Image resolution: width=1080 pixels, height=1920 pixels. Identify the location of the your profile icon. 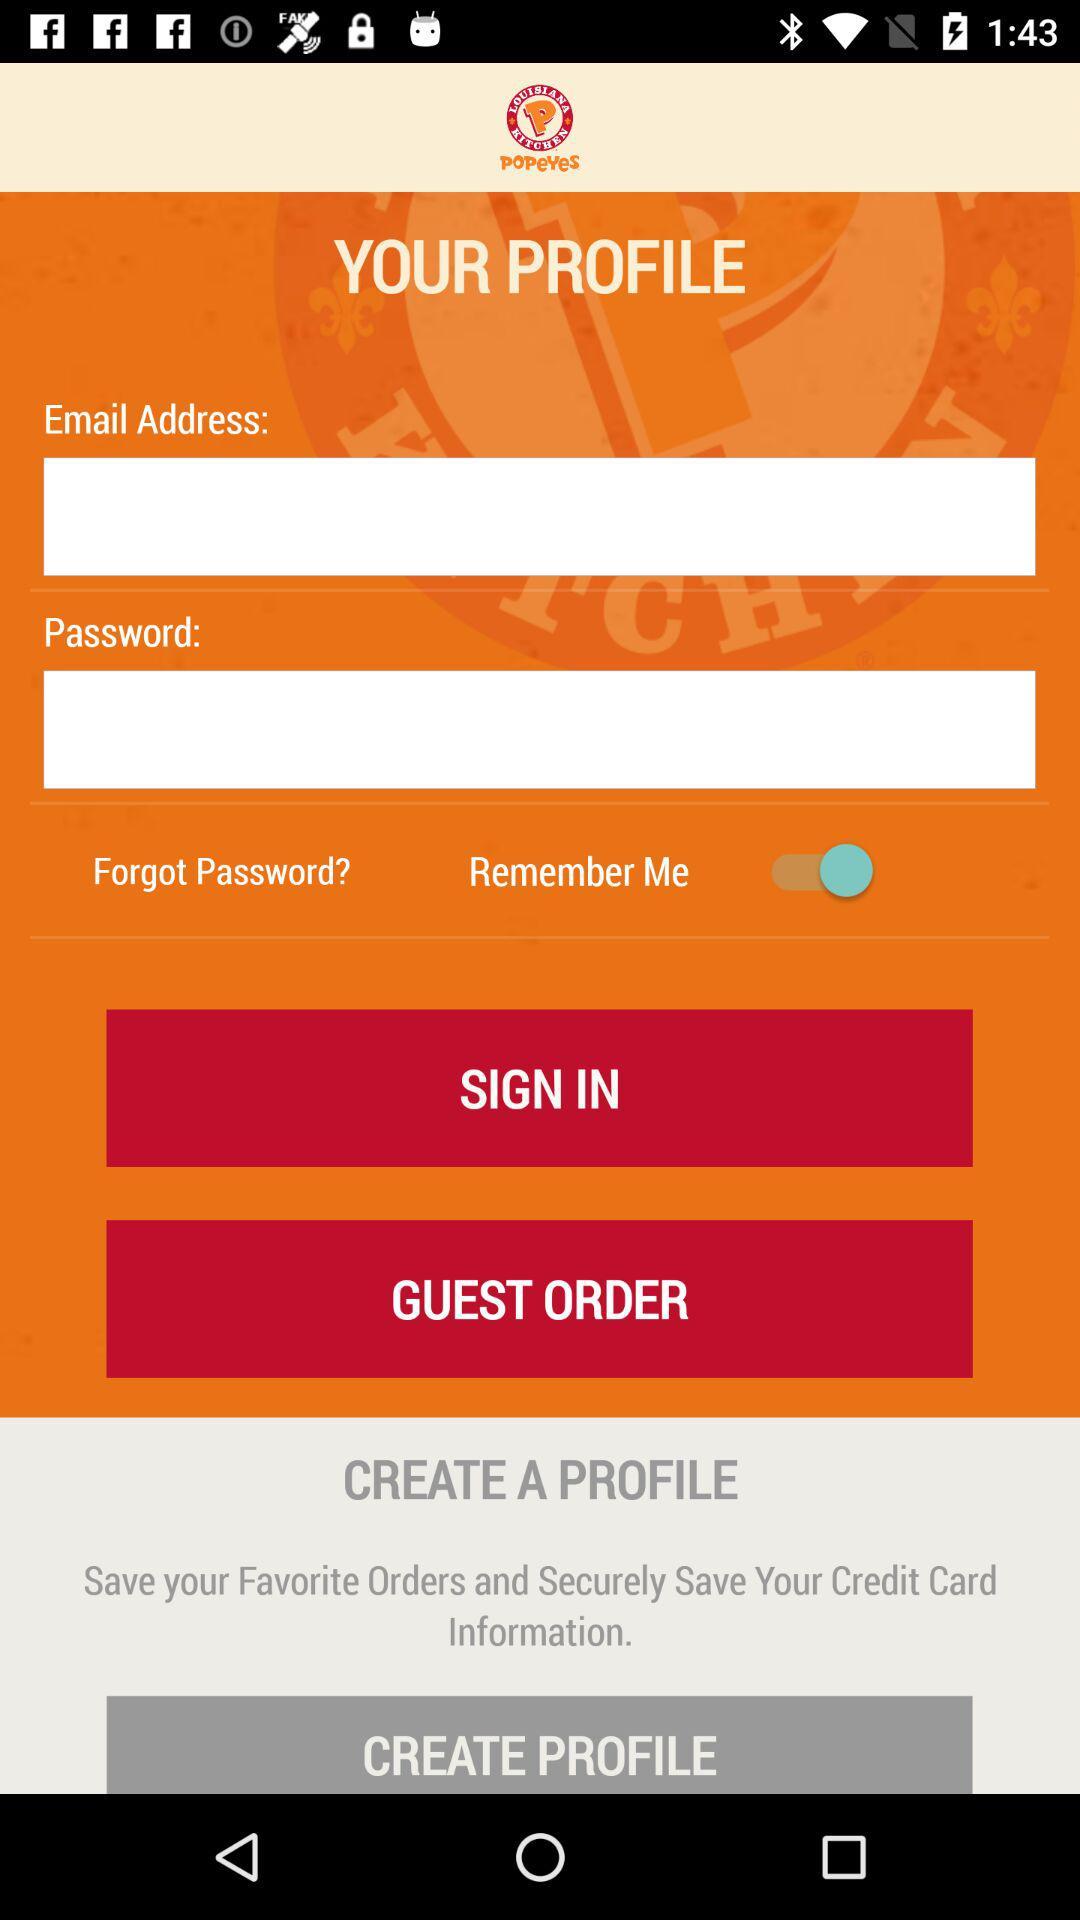
(538, 264).